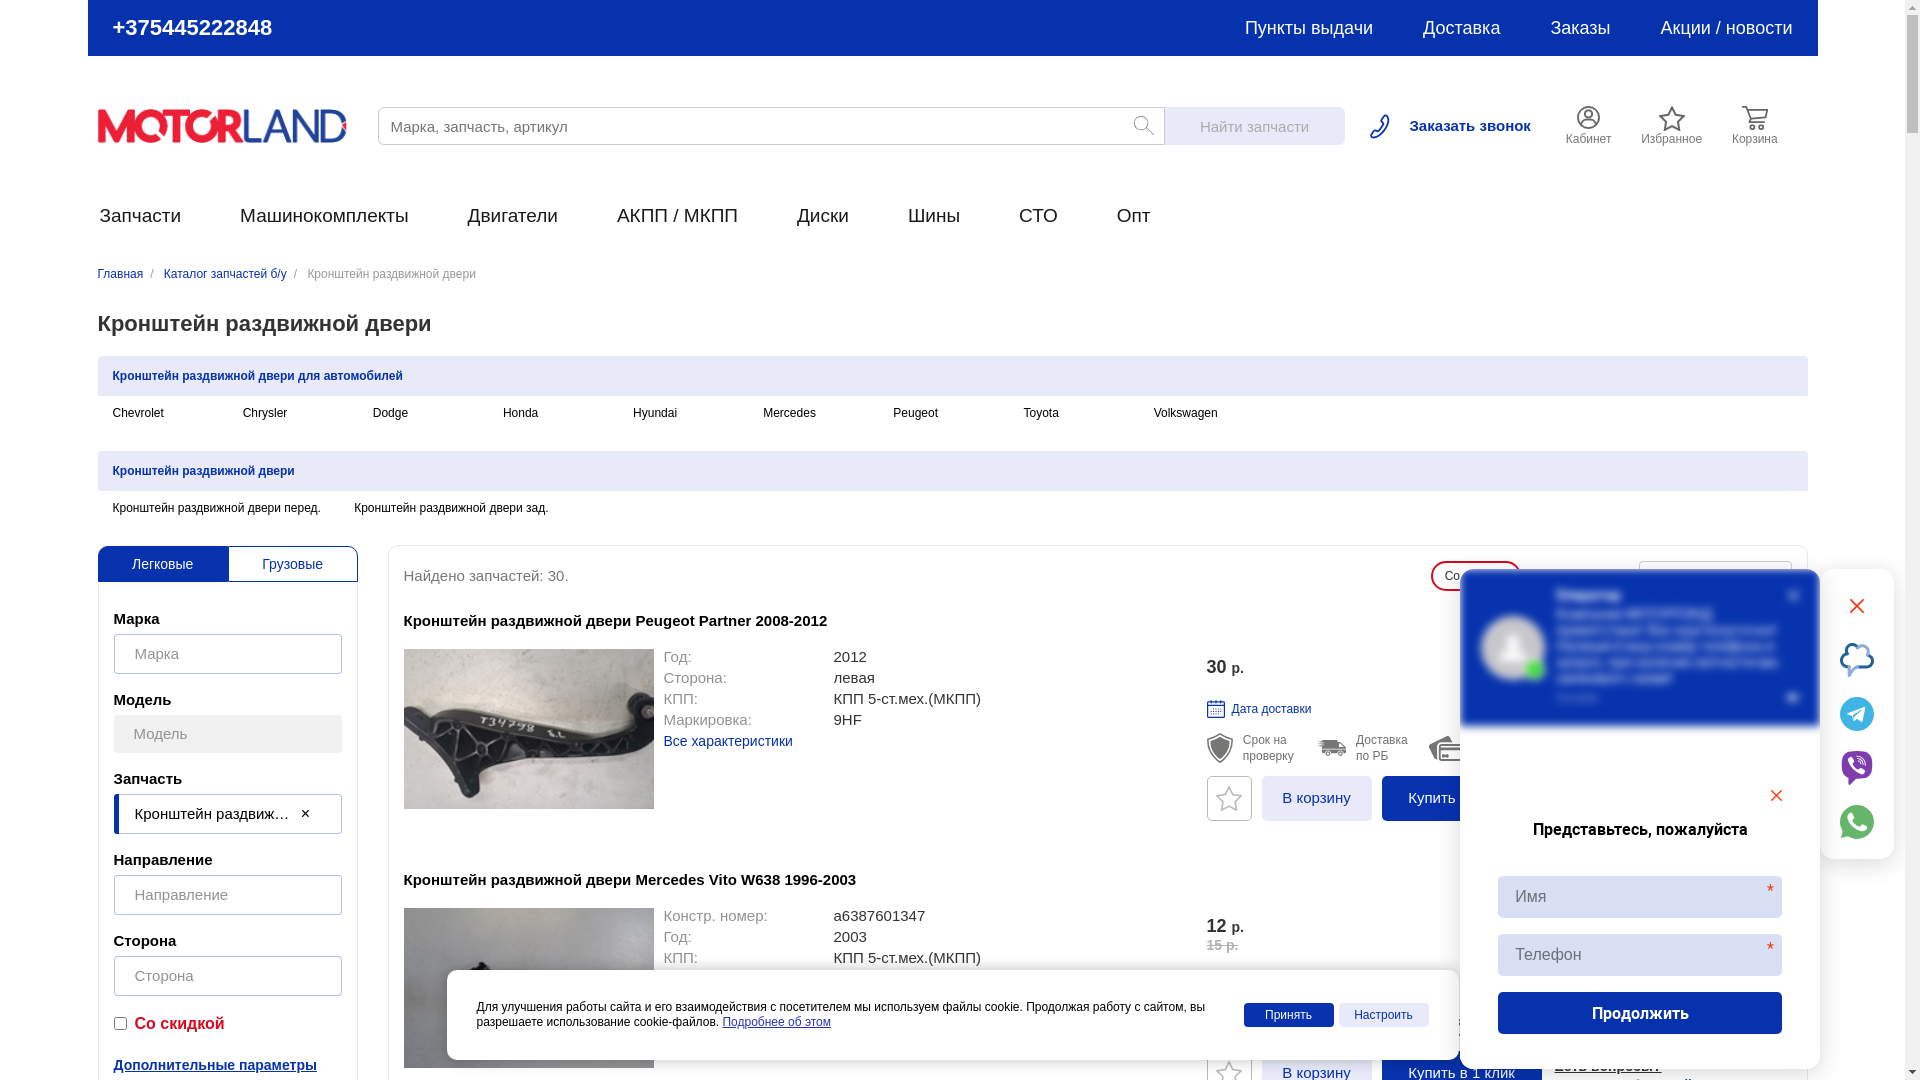 Image resolution: width=1920 pixels, height=1080 pixels. I want to click on 'Toyota', so click(1040, 411).